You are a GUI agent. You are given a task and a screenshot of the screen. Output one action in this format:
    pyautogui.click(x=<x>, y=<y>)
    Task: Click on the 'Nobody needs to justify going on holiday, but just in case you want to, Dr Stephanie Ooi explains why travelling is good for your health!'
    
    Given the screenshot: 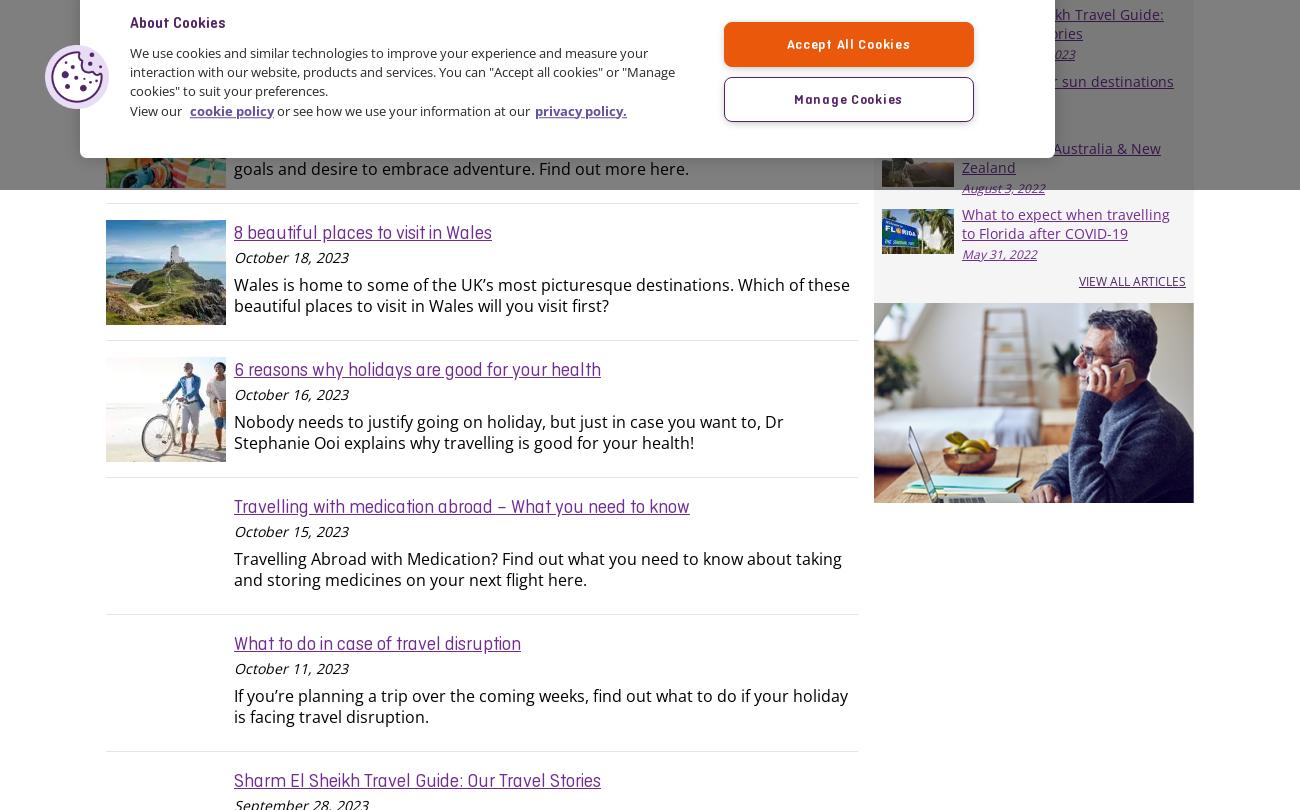 What is the action you would take?
    pyautogui.click(x=508, y=431)
    